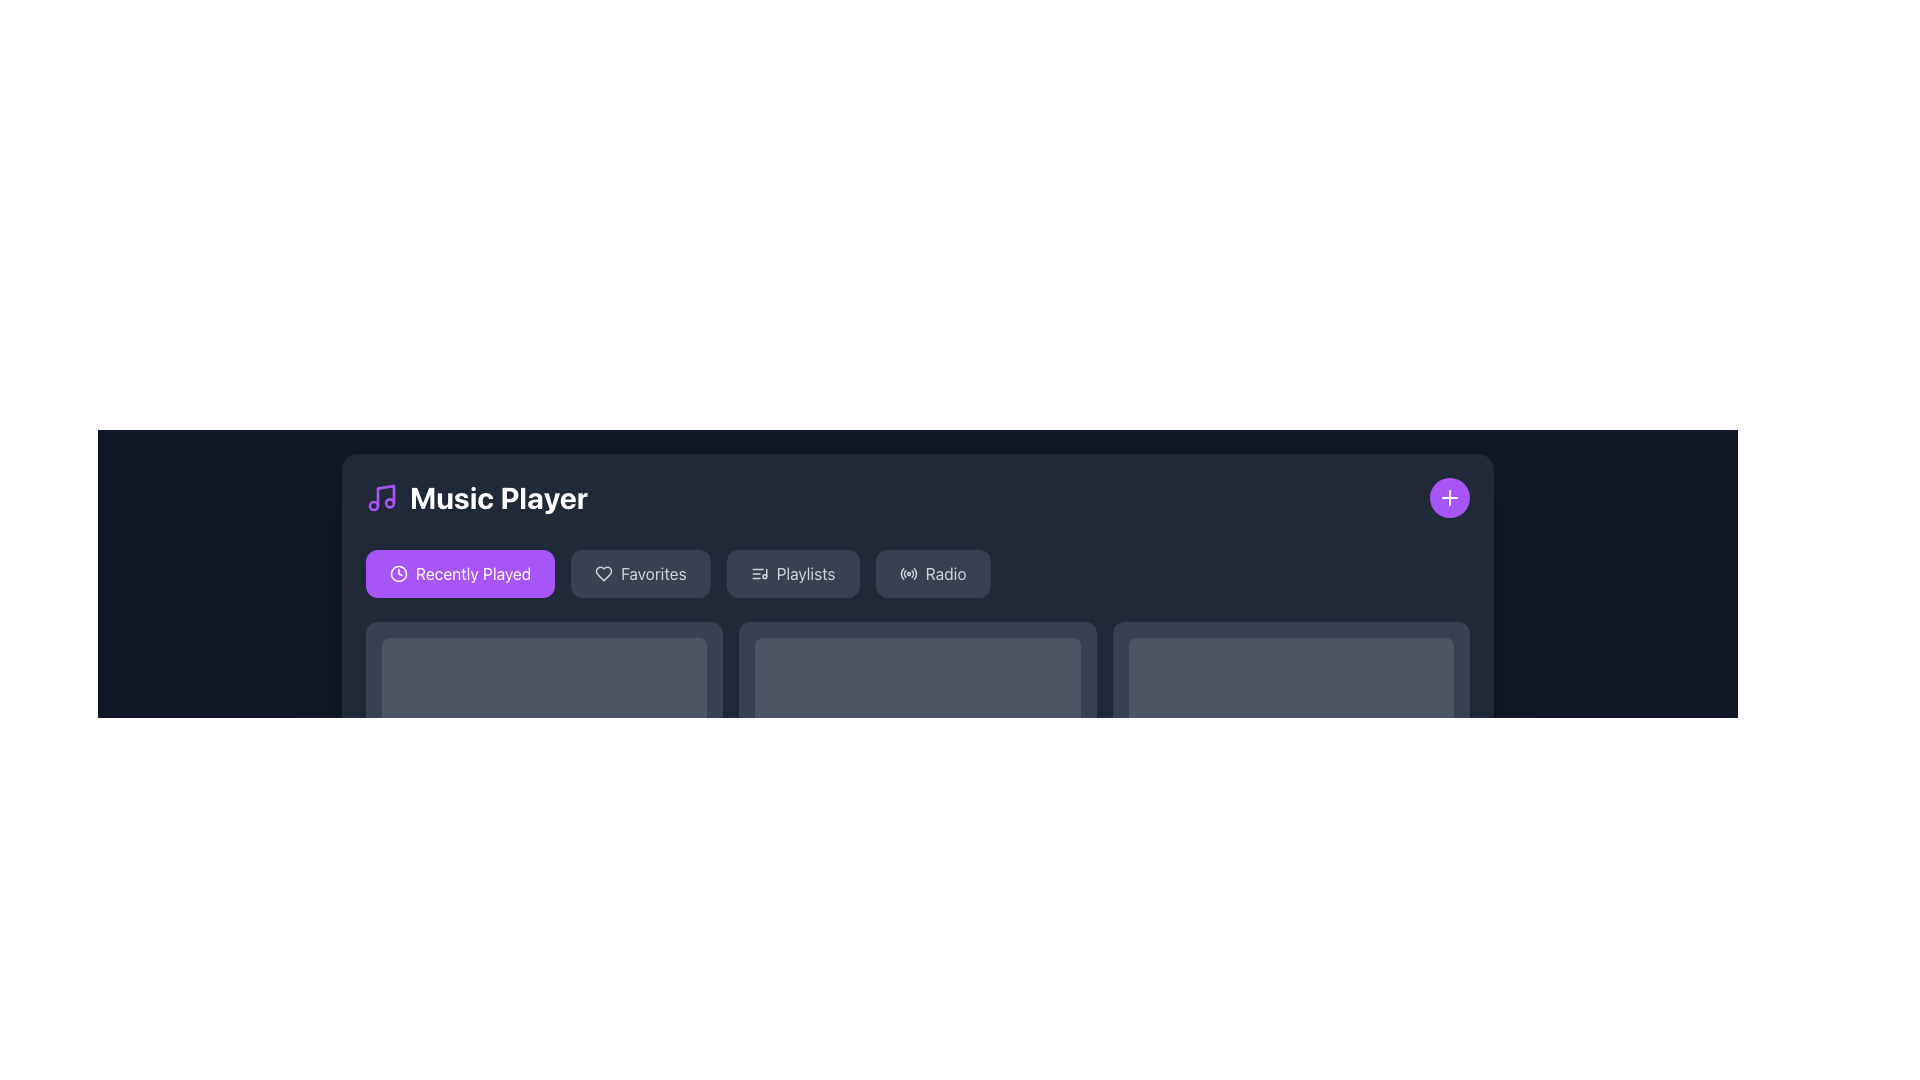  What do you see at coordinates (792, 574) in the screenshot?
I see `the third button in the horizontal group of four buttons located near the top-center area of the interface` at bounding box center [792, 574].